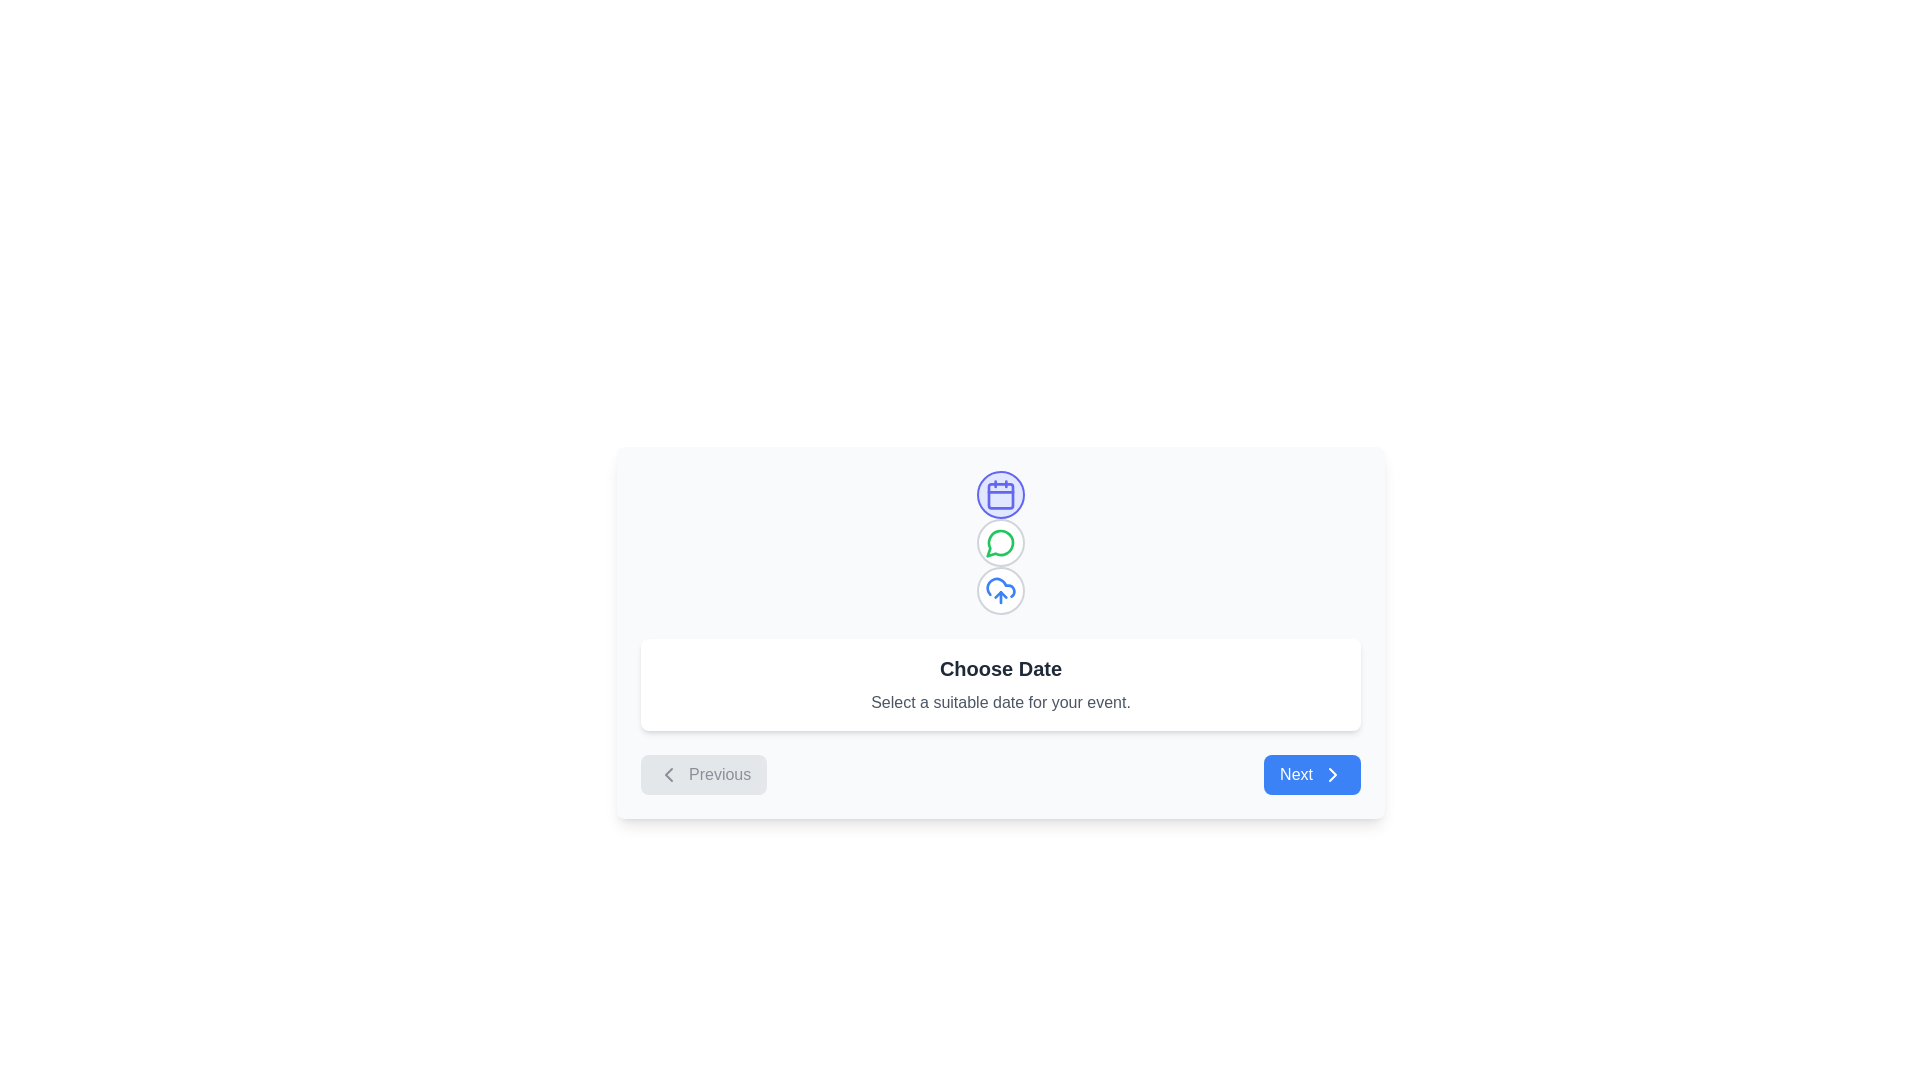 Image resolution: width=1920 pixels, height=1080 pixels. I want to click on the arrow icon located at the center-right of the 'Next' button, so click(1333, 774).